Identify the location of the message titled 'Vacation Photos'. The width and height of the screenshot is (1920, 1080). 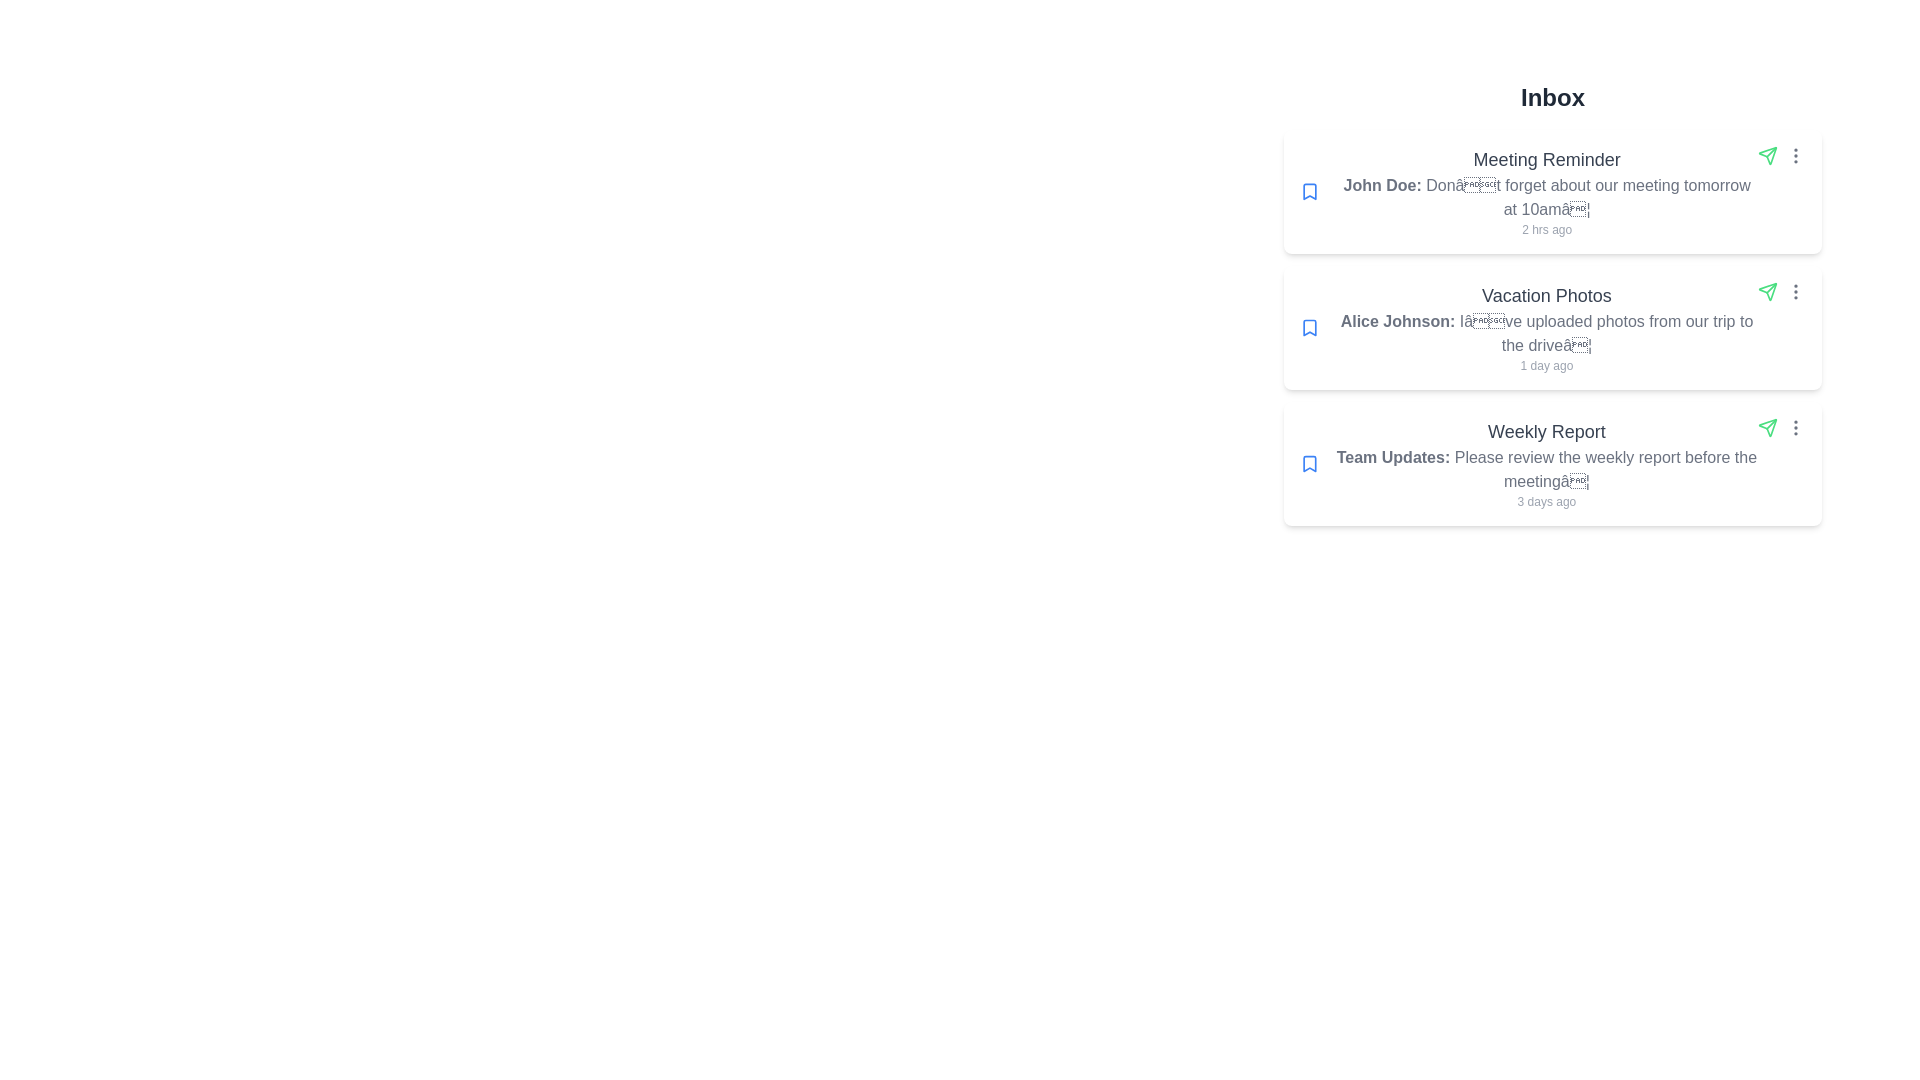
(1552, 326).